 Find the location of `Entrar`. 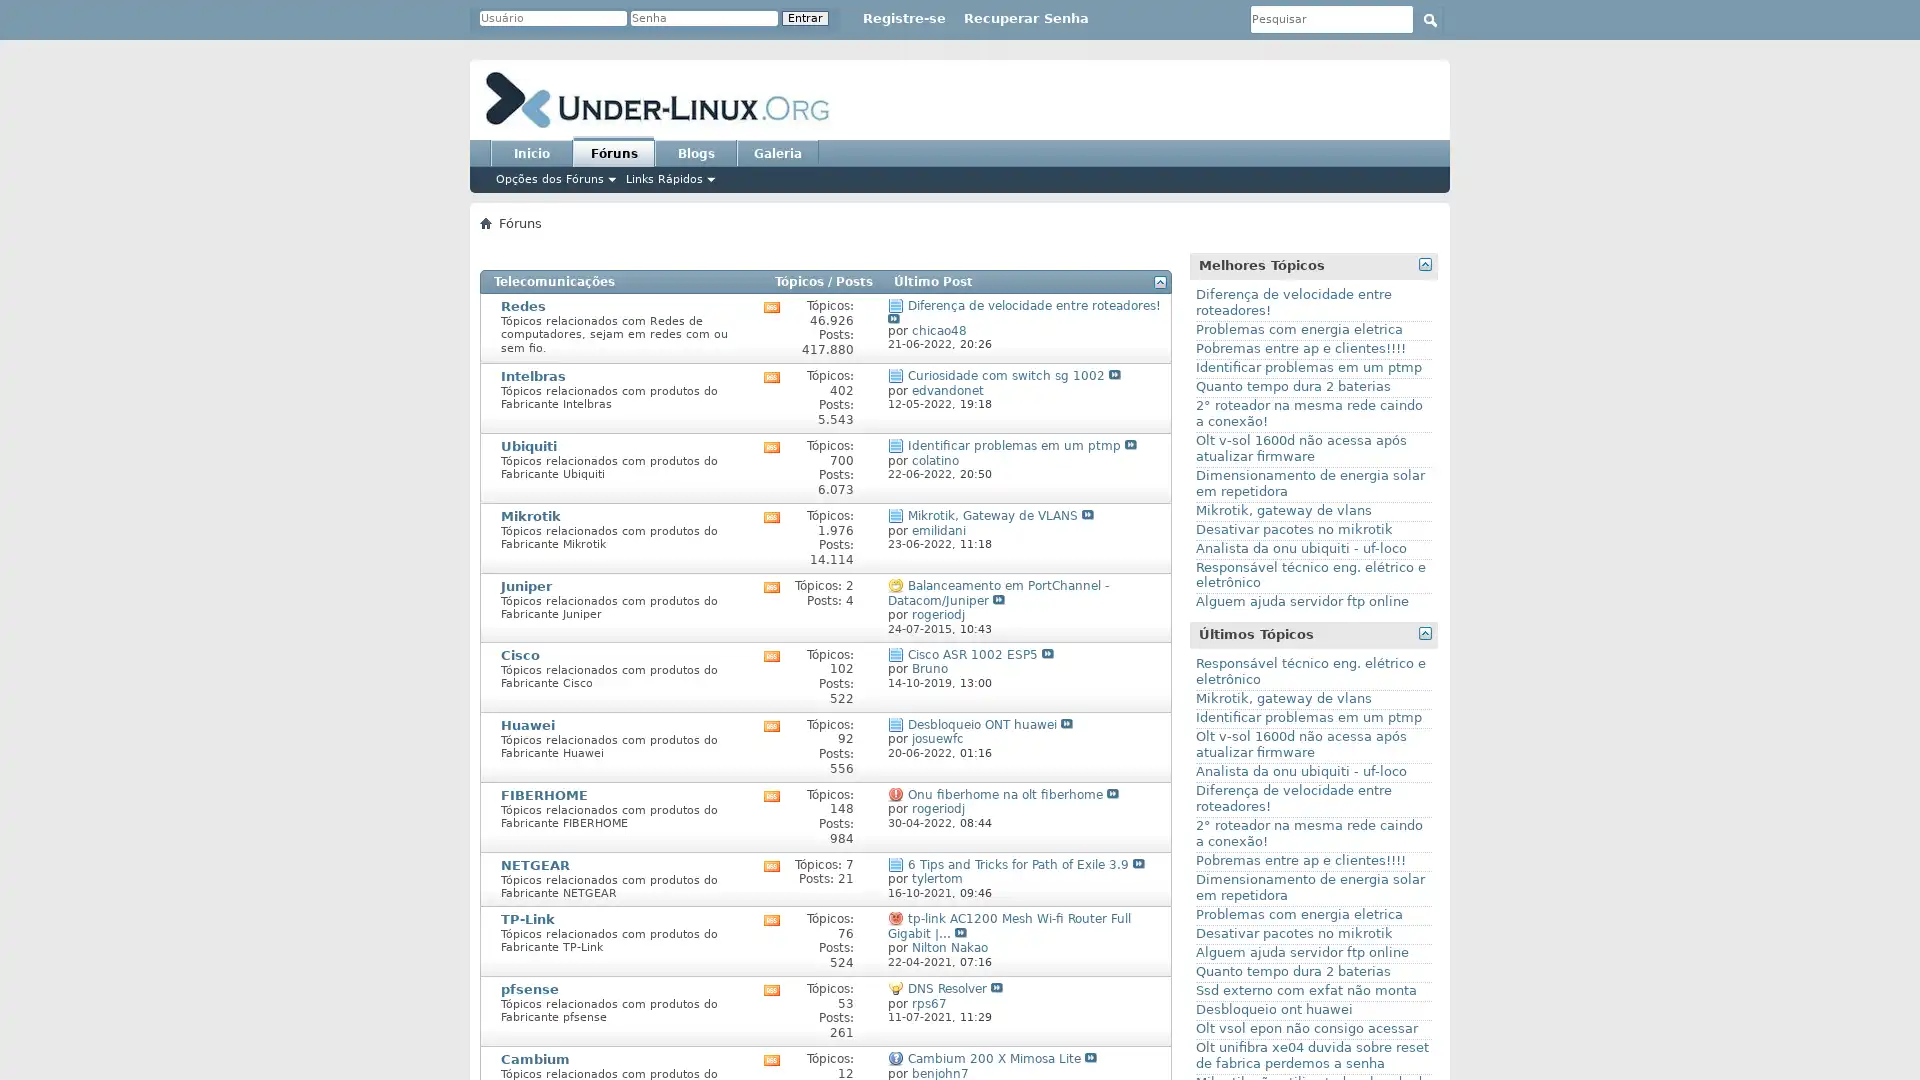

Entrar is located at coordinates (805, 18).